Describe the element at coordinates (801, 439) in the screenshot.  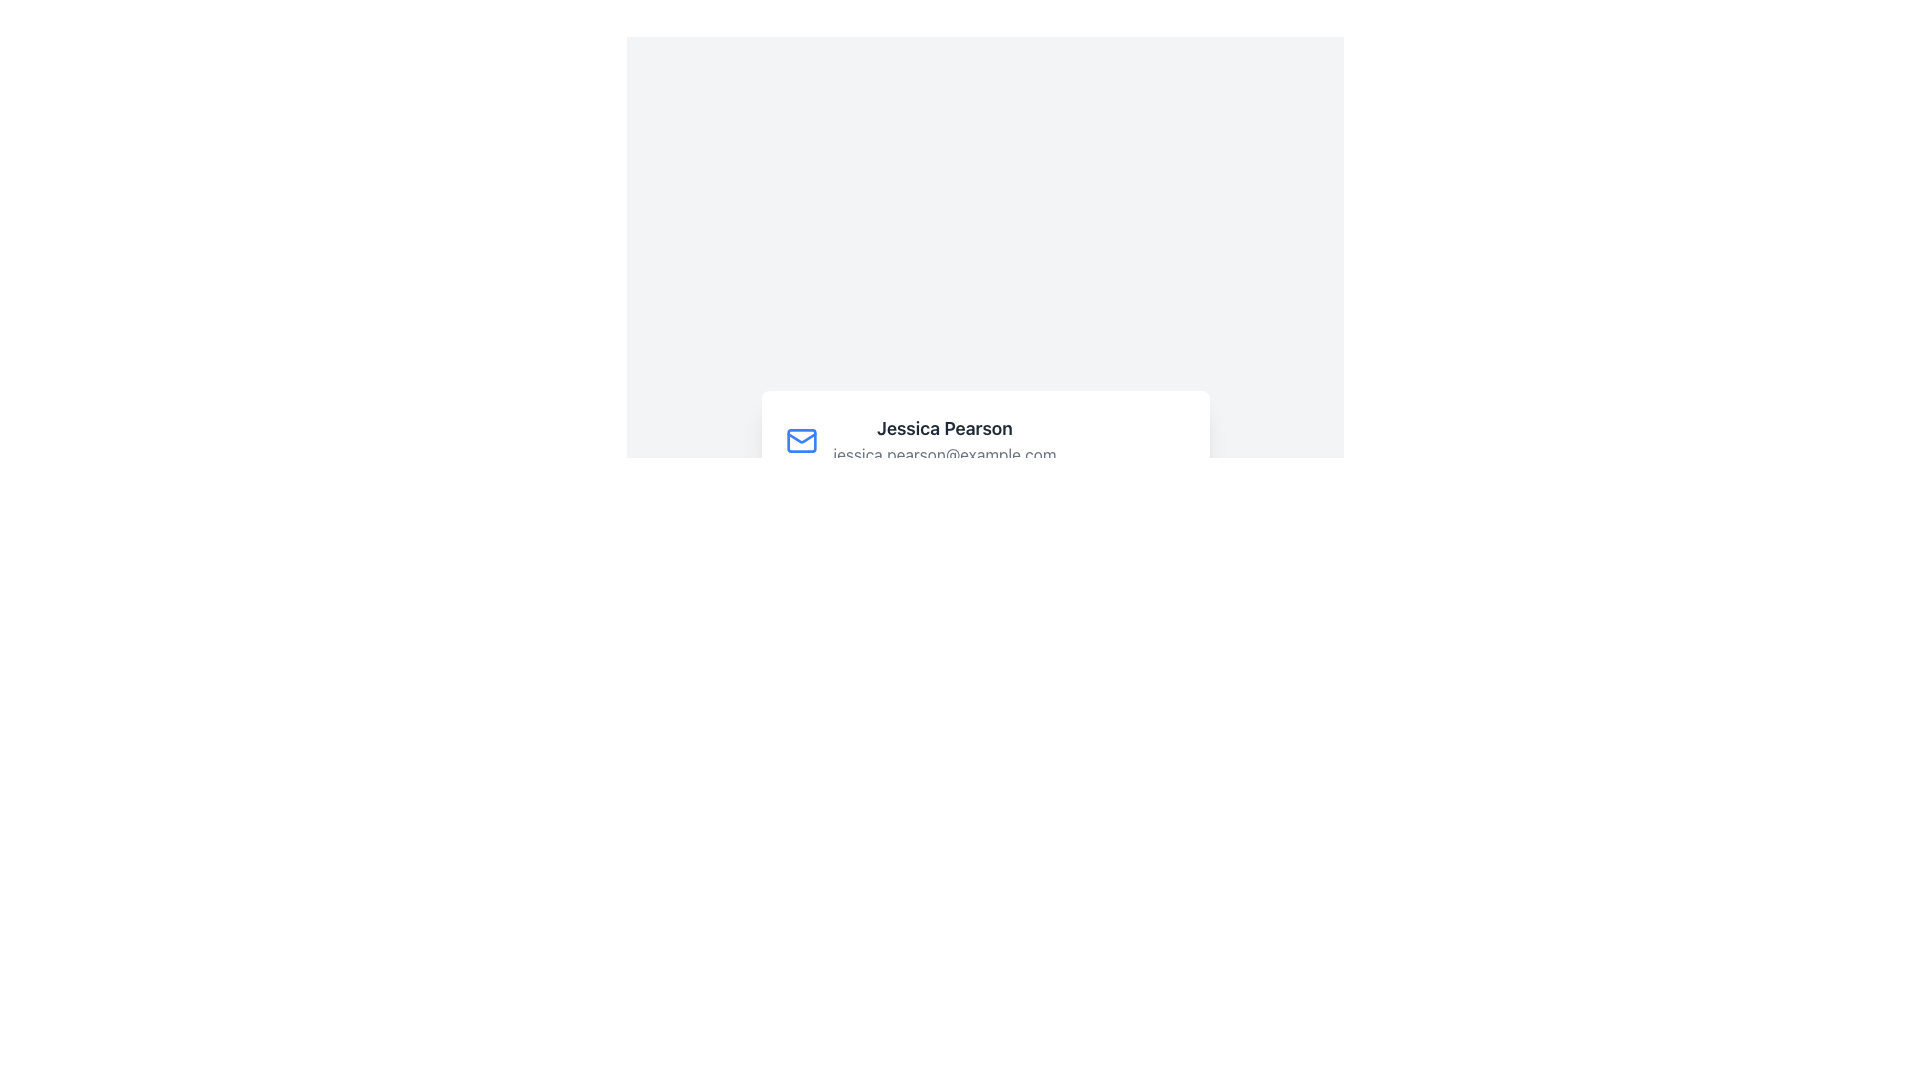
I see `the envelope icon indicating email or messaging functionality, located to the immediate left of the text elements for 'Jessica Pearson' and 'jessica.pearson@example.com'` at that location.